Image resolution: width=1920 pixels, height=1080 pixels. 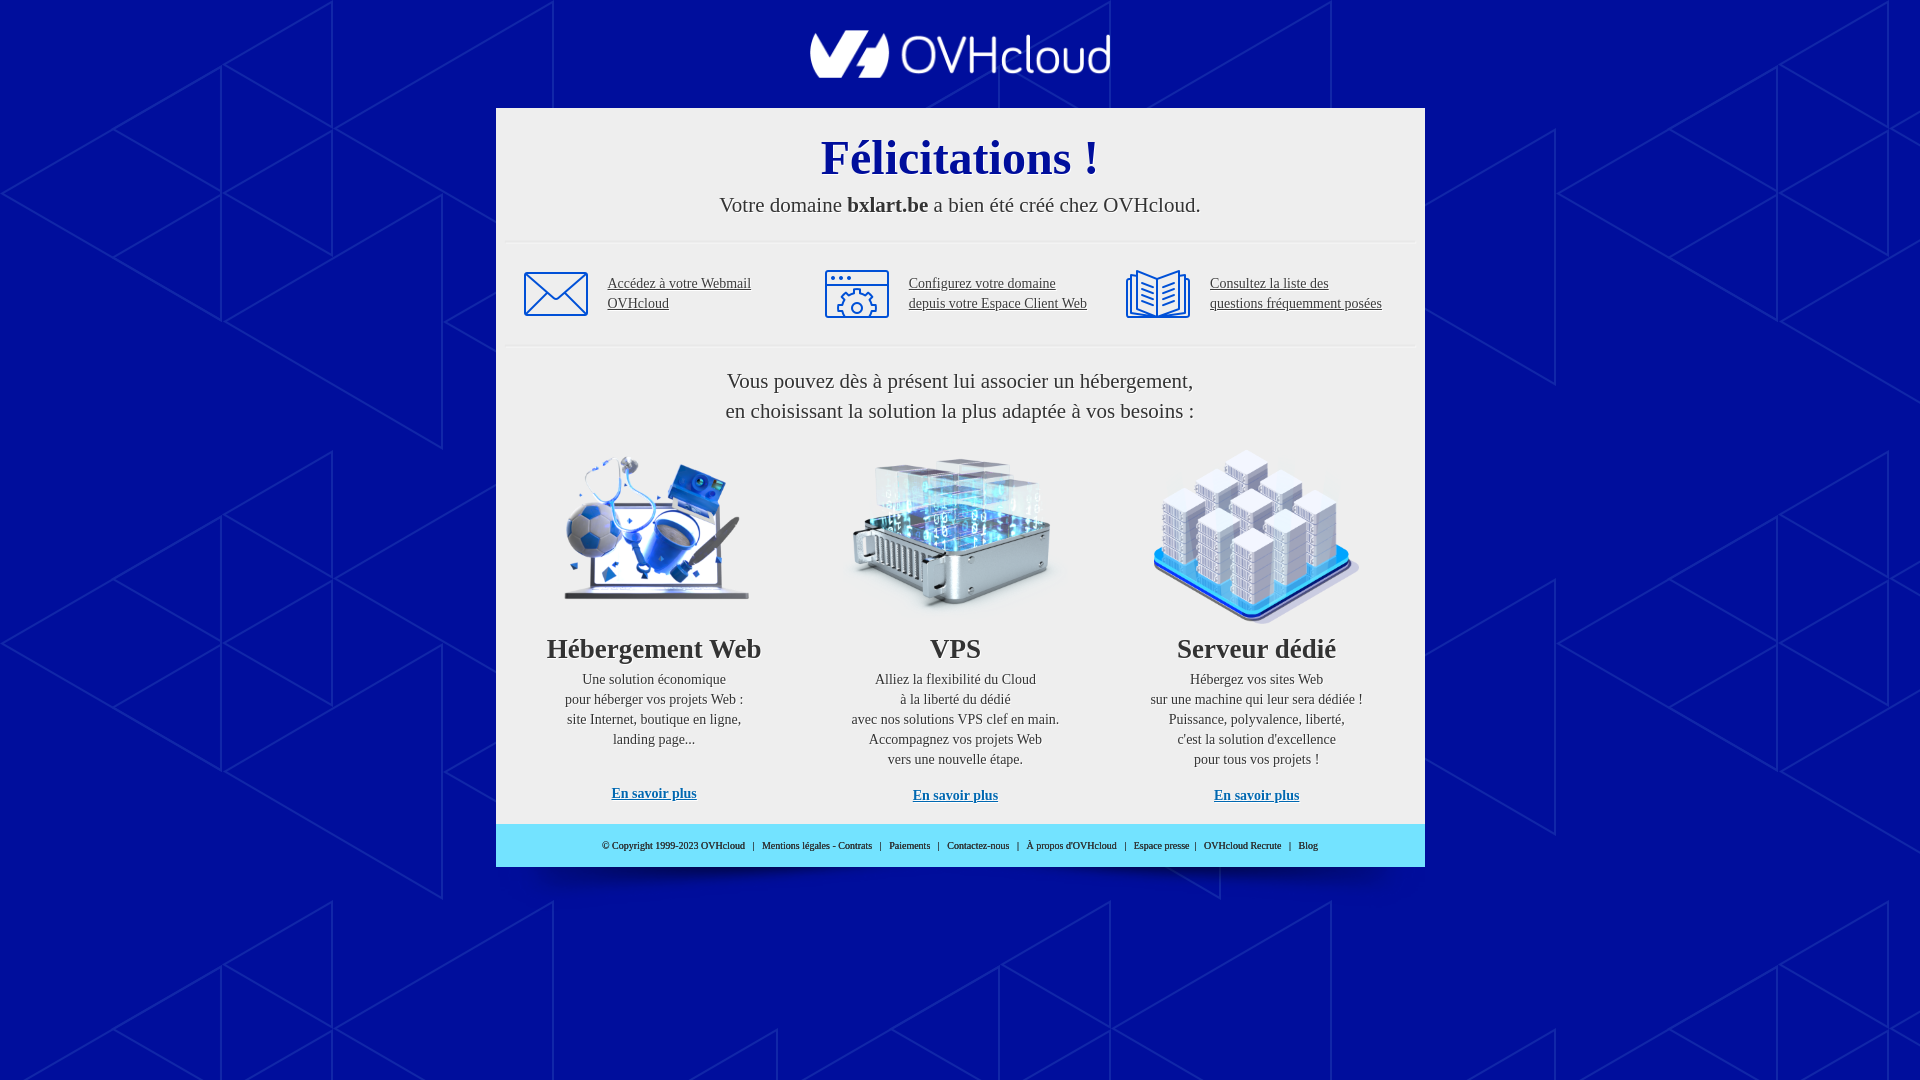 What do you see at coordinates (960, 71) in the screenshot?
I see `'OVHcloud'` at bounding box center [960, 71].